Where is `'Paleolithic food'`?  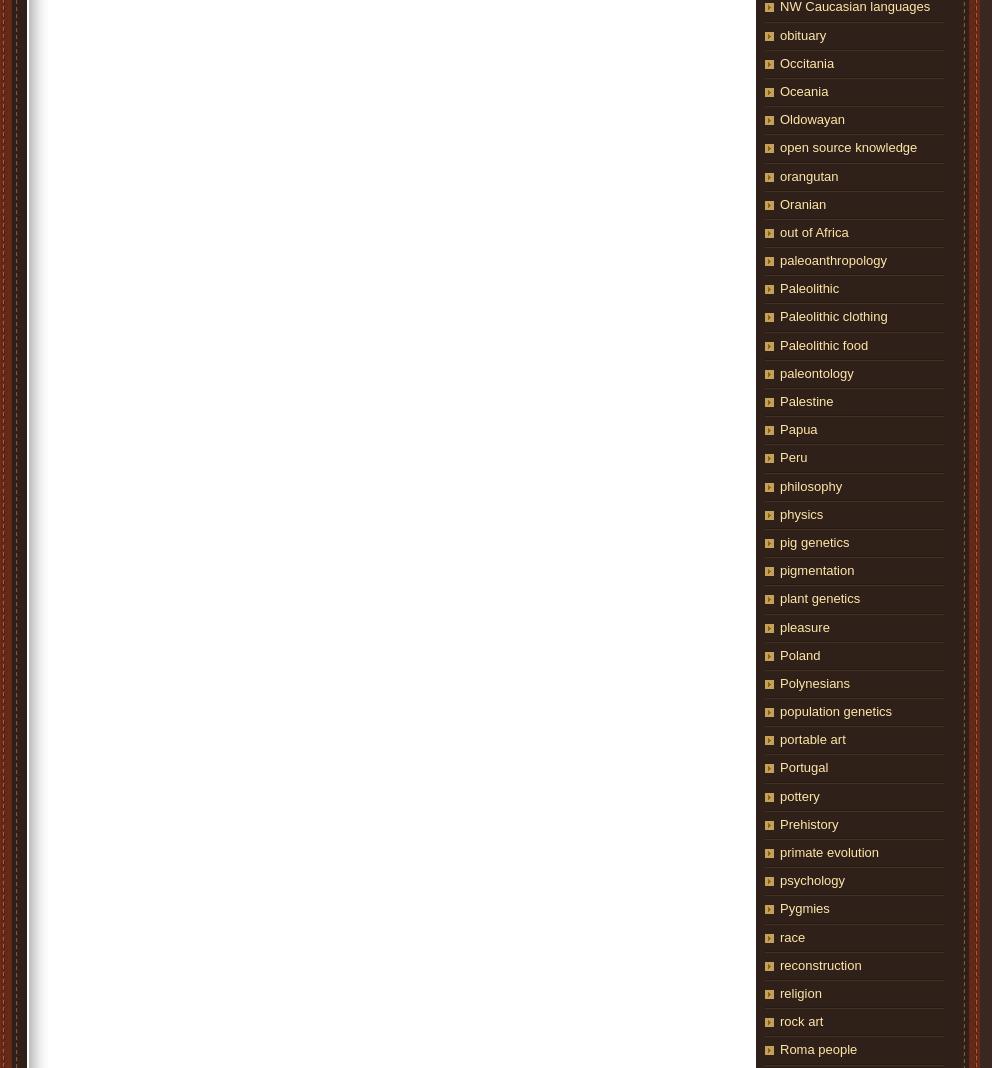 'Paleolithic food' is located at coordinates (823, 343).